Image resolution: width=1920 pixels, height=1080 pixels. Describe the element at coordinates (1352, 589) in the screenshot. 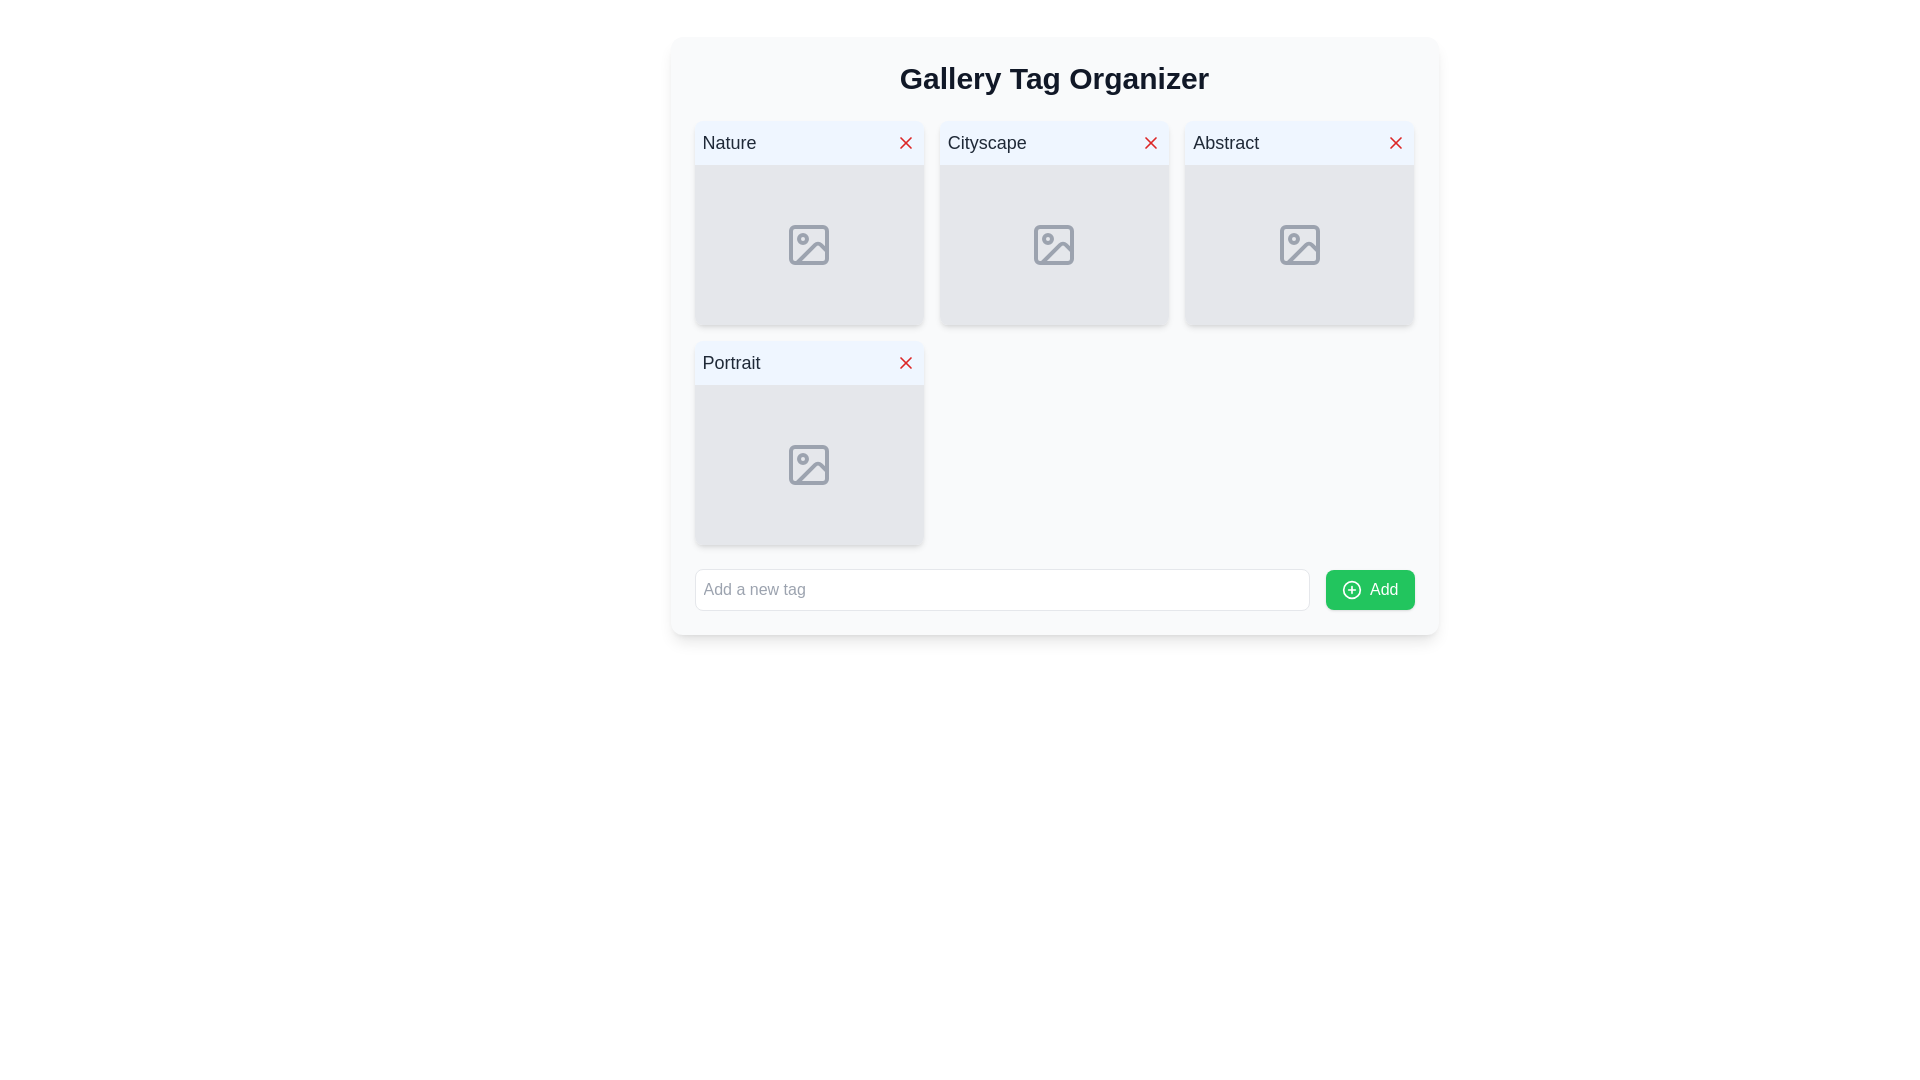

I see `the circular SVG element located at the bottom right of the interface, adjacent to the green 'Add' button` at that location.